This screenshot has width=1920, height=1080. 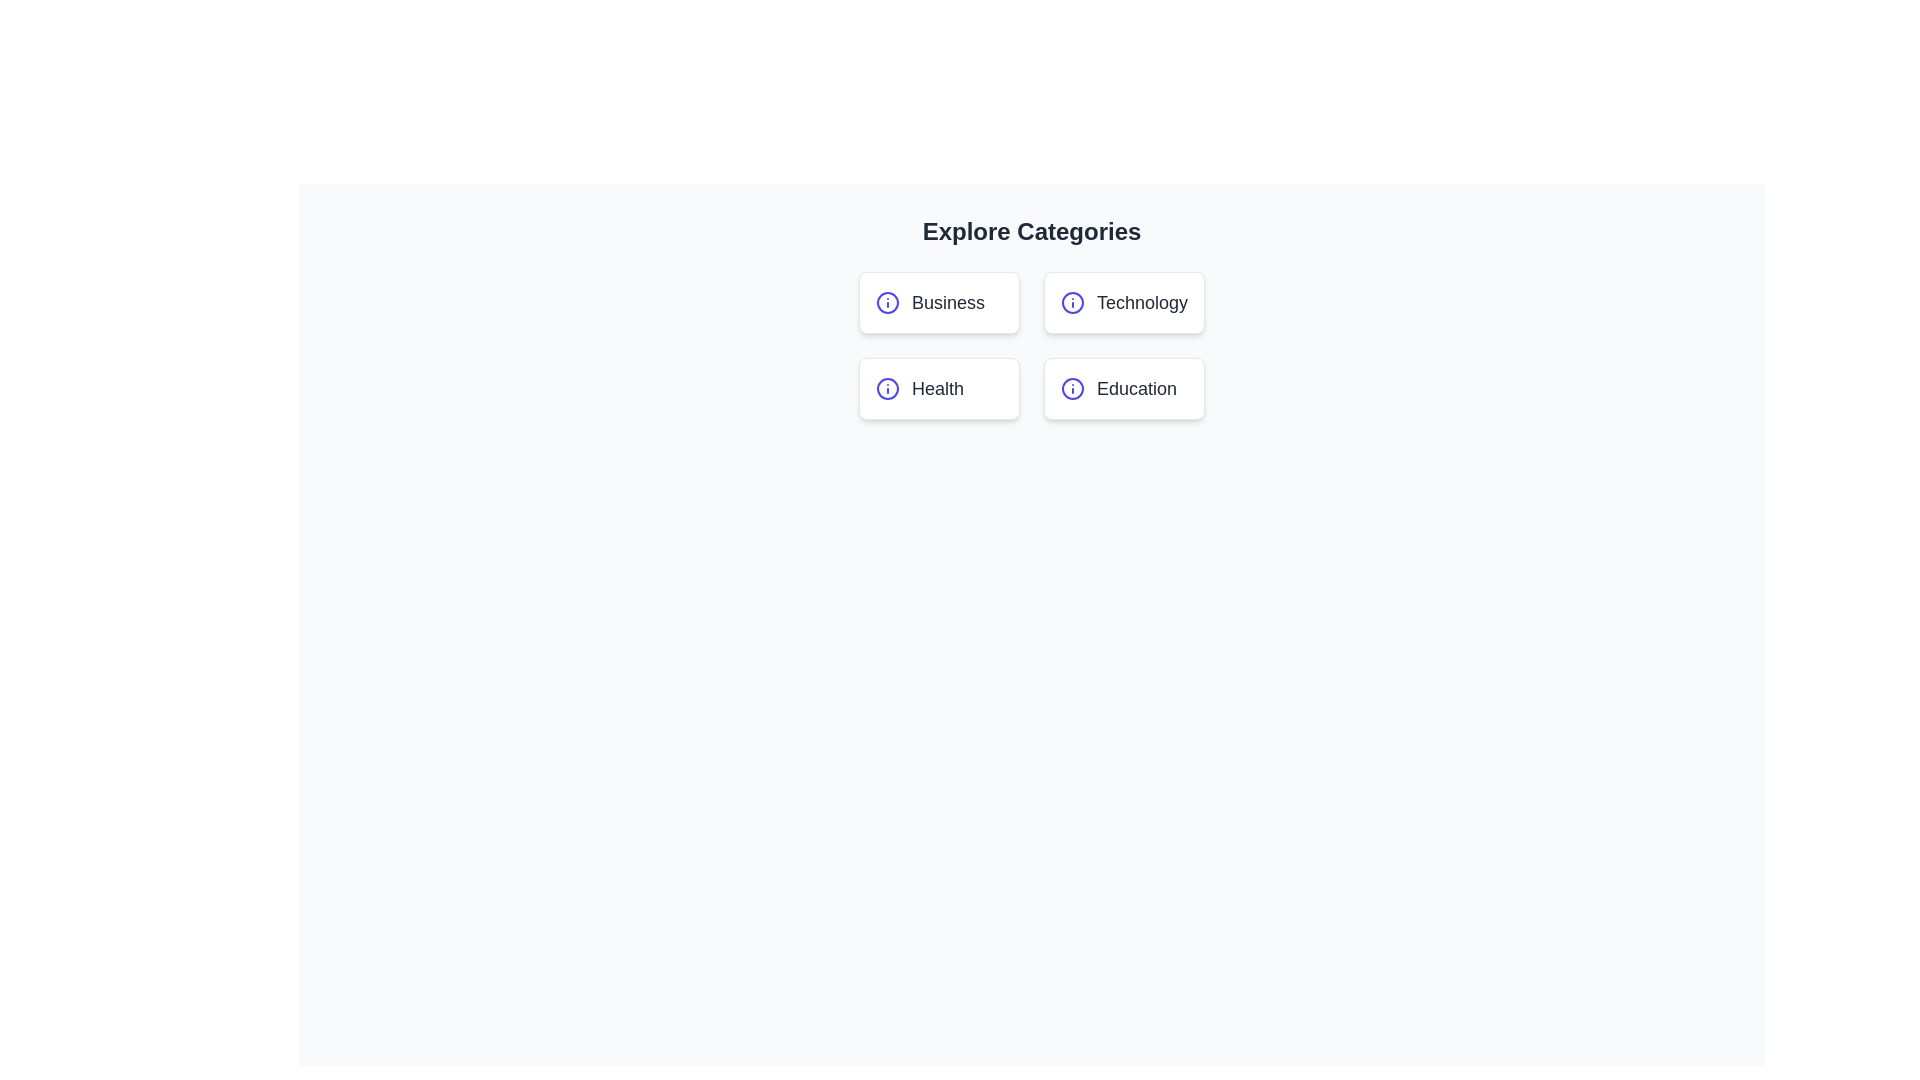 I want to click on the circular component of the information icon located within the 'Education' card, which is styled with a blue color and a thick border, filled with a white background, so click(x=1072, y=389).